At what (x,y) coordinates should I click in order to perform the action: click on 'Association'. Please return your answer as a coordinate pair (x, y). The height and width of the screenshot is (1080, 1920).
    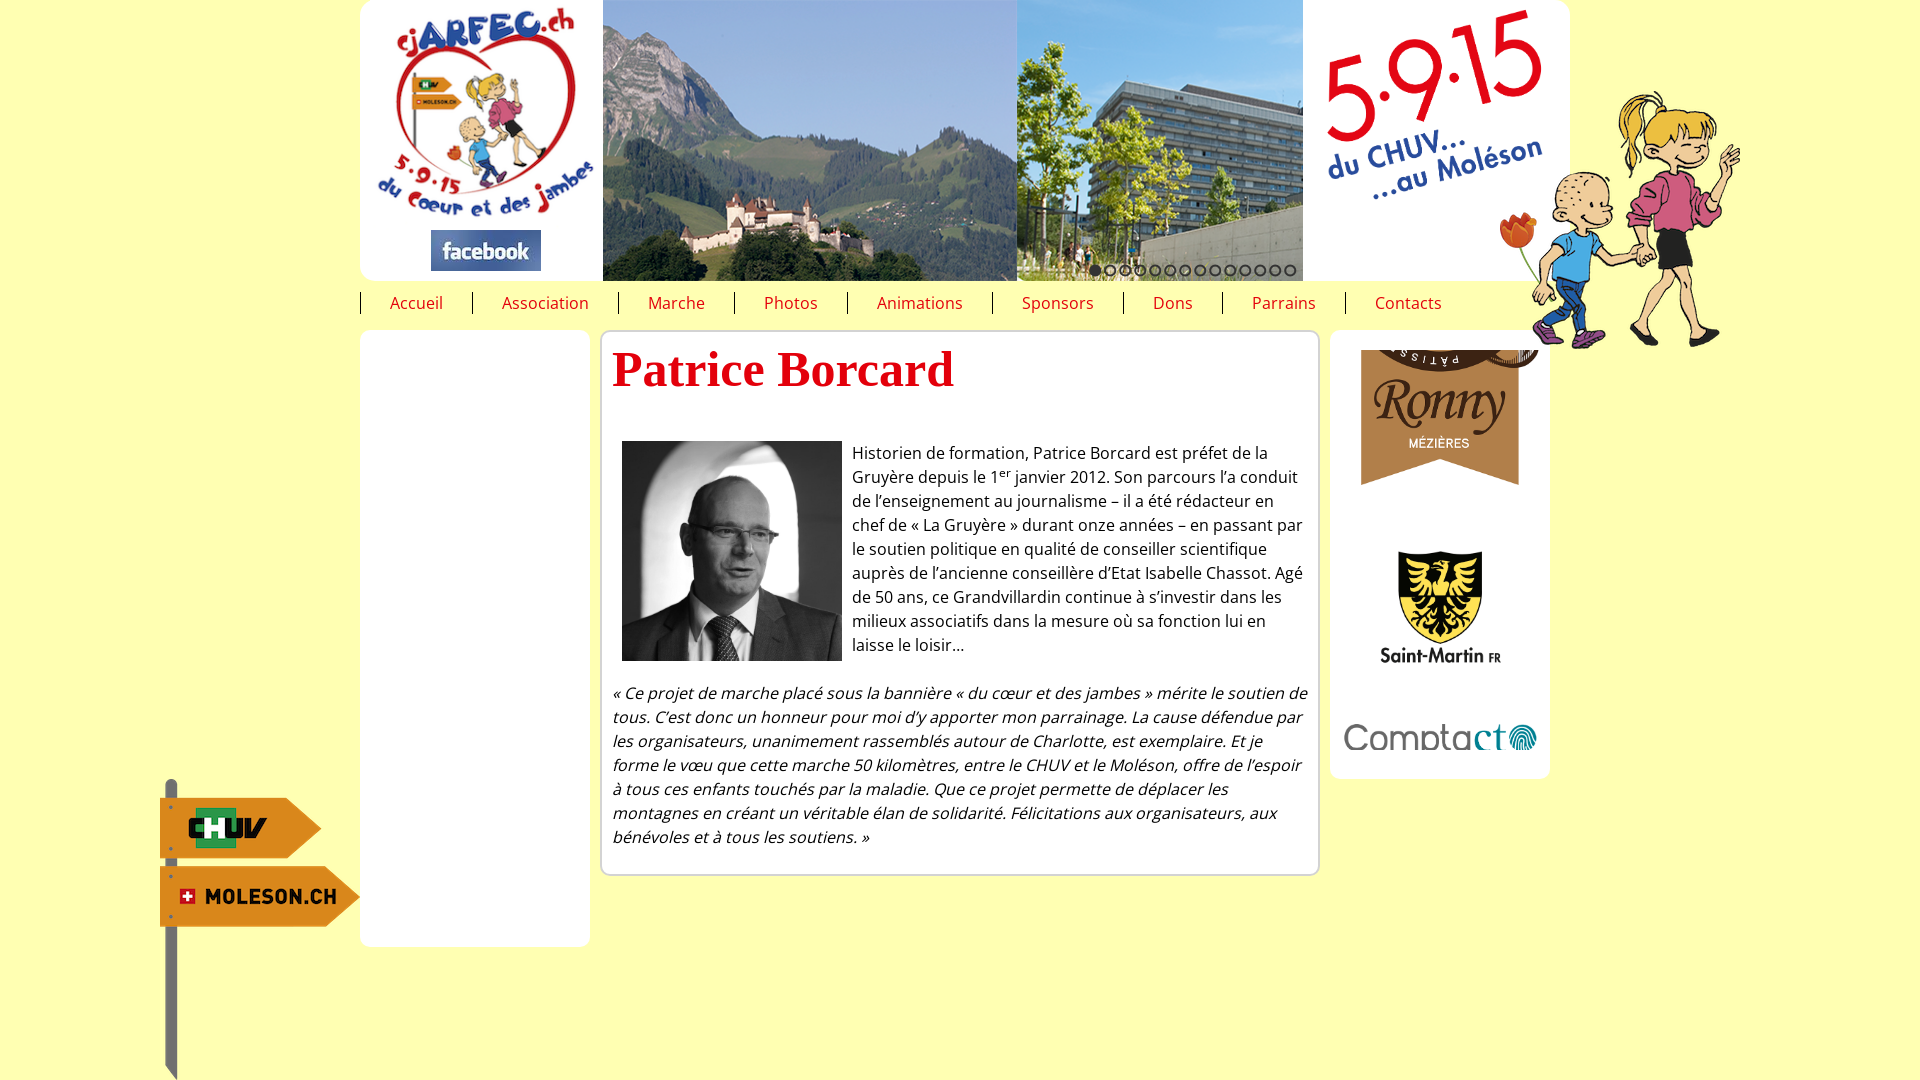
    Looking at the image, I should click on (502, 303).